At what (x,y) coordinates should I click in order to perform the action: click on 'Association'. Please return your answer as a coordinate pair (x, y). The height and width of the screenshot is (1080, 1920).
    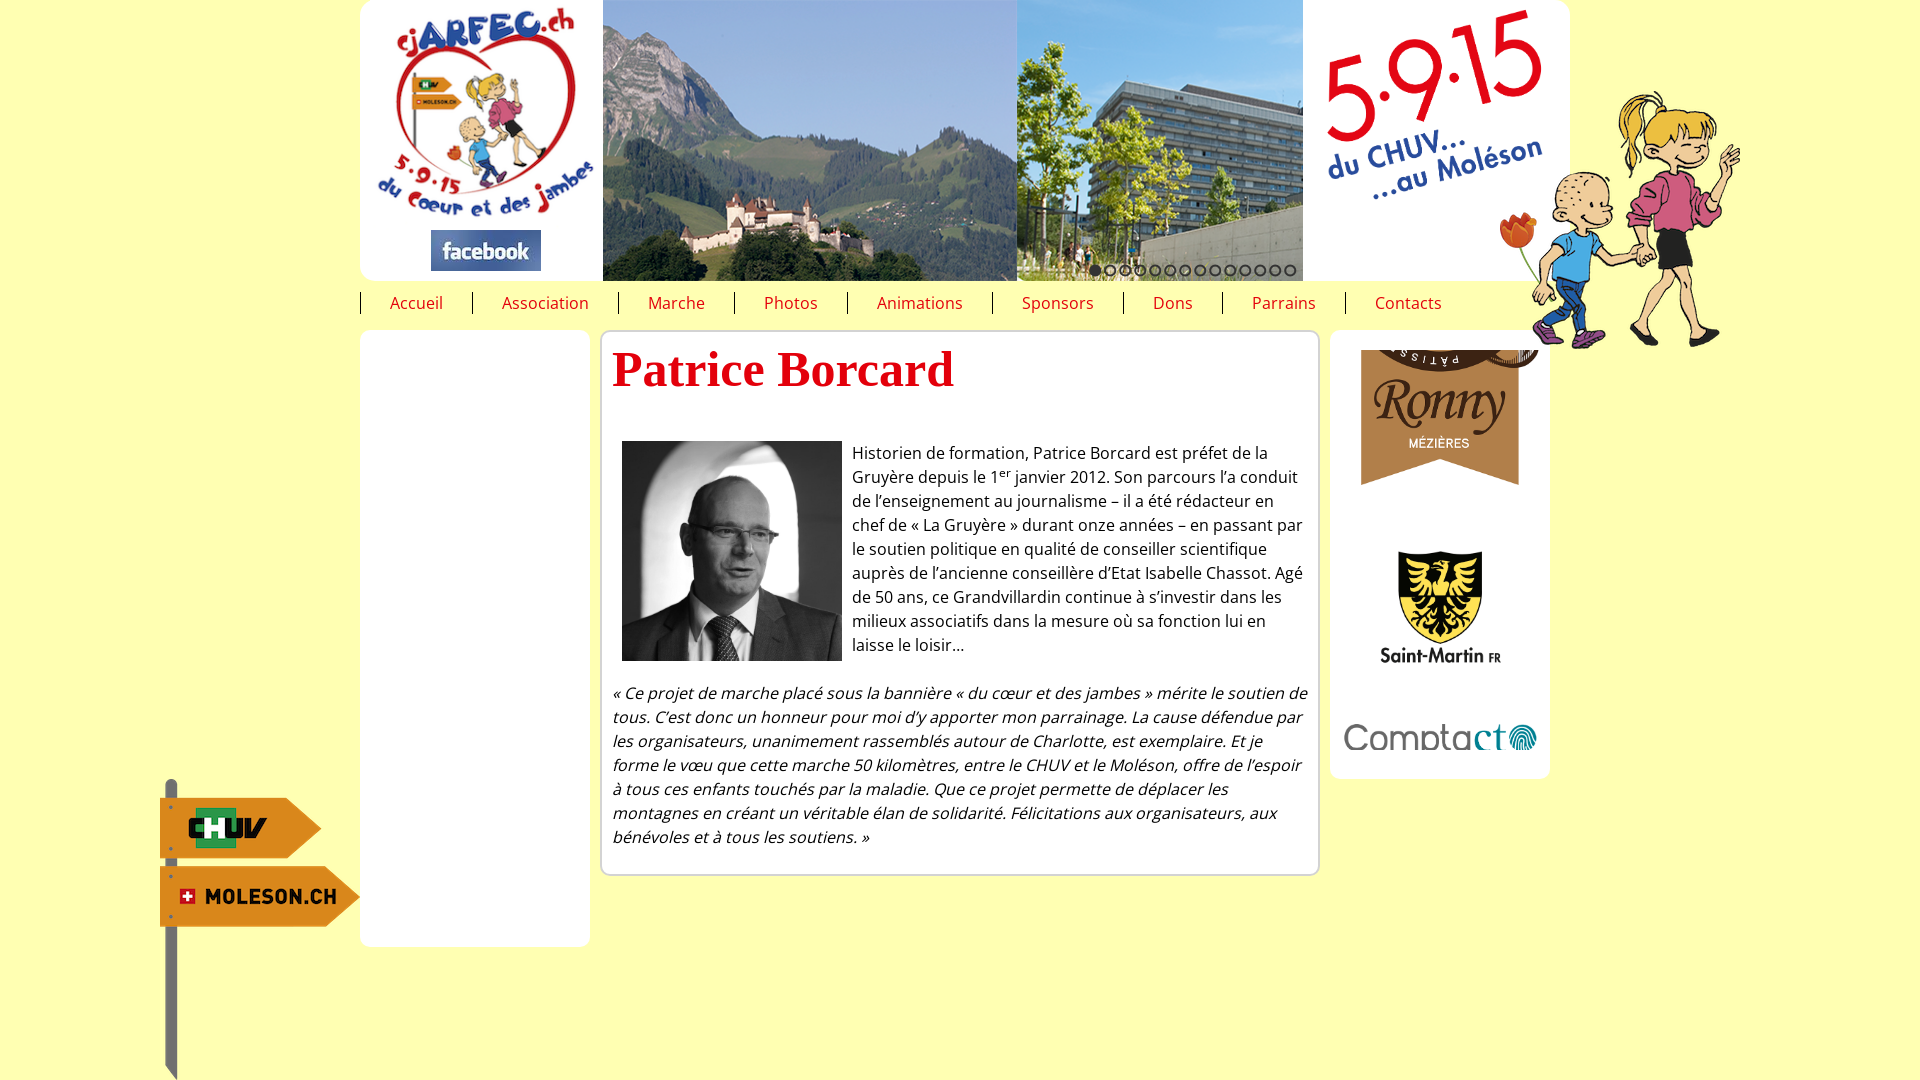
    Looking at the image, I should click on (502, 303).